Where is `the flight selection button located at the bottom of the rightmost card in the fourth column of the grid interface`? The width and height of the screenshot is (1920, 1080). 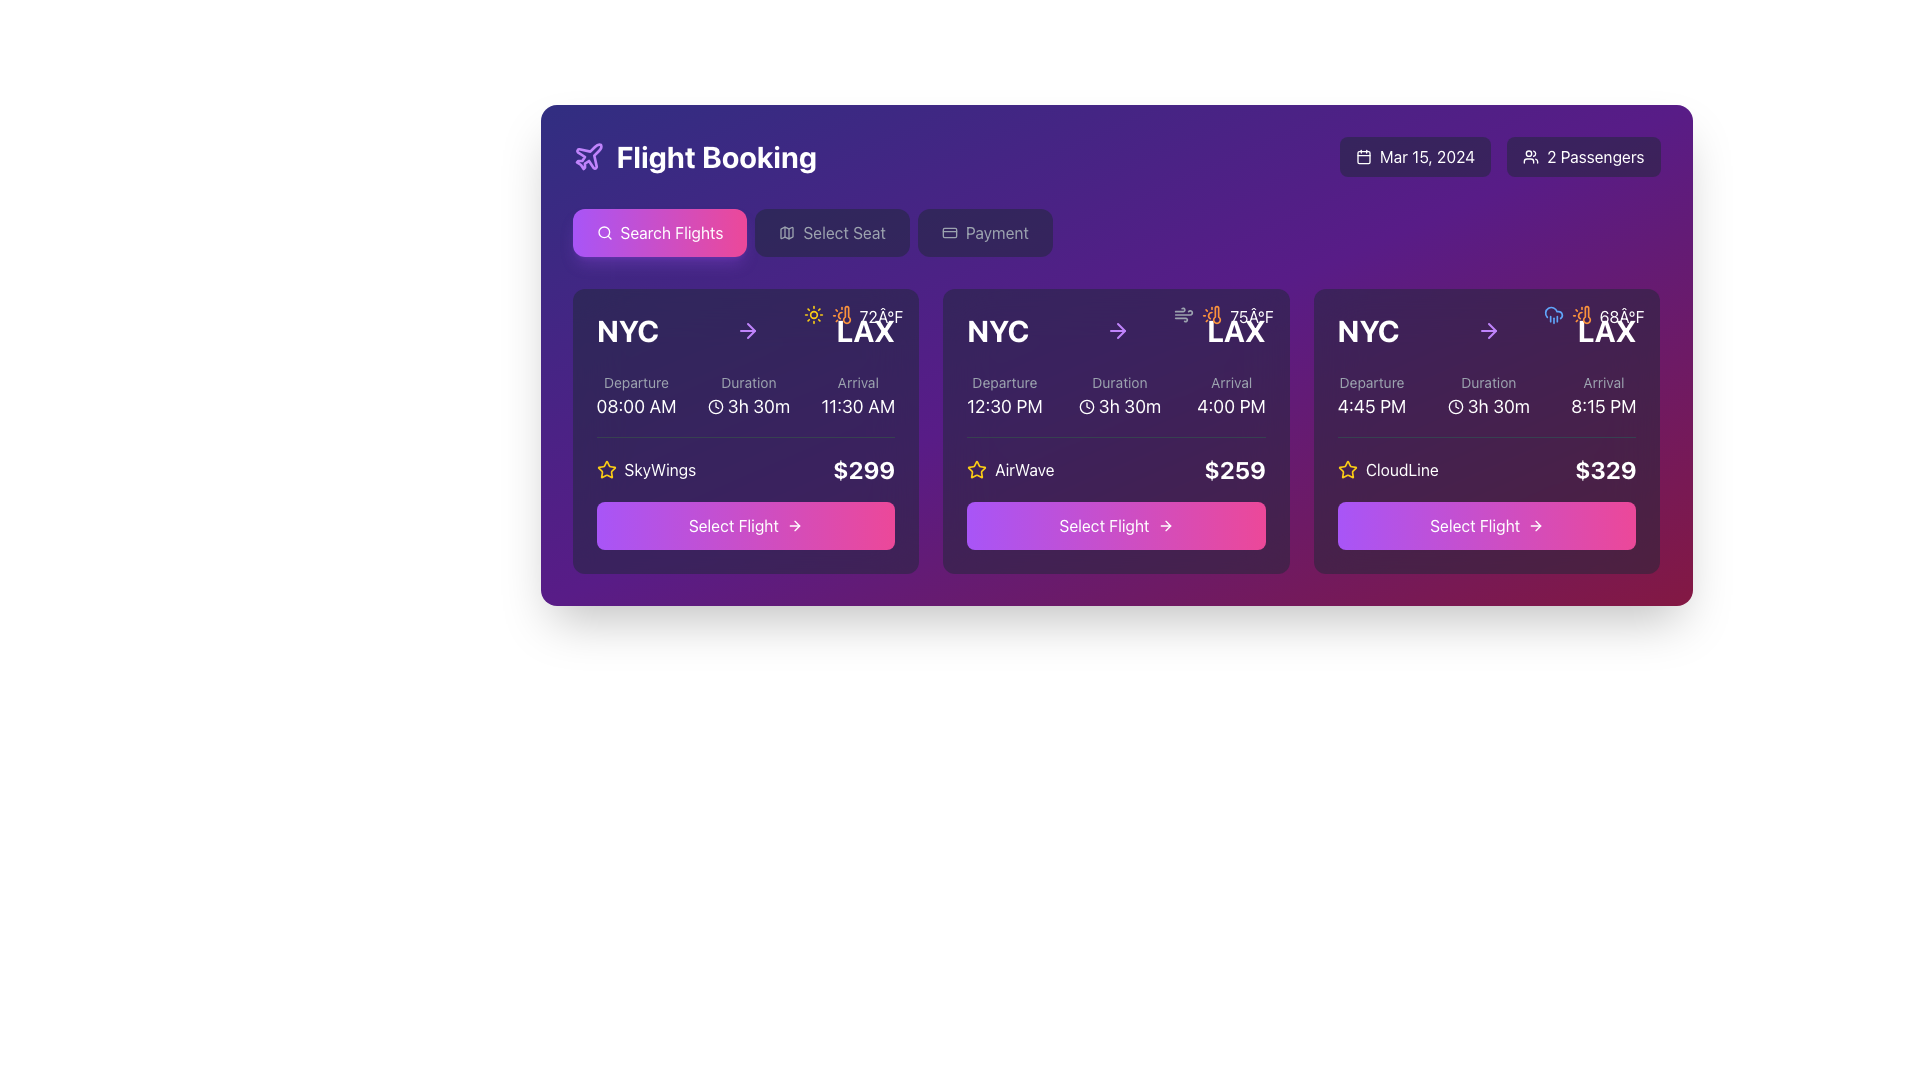
the flight selection button located at the bottom of the rightmost card in the fourth column of the grid interface is located at coordinates (1487, 524).